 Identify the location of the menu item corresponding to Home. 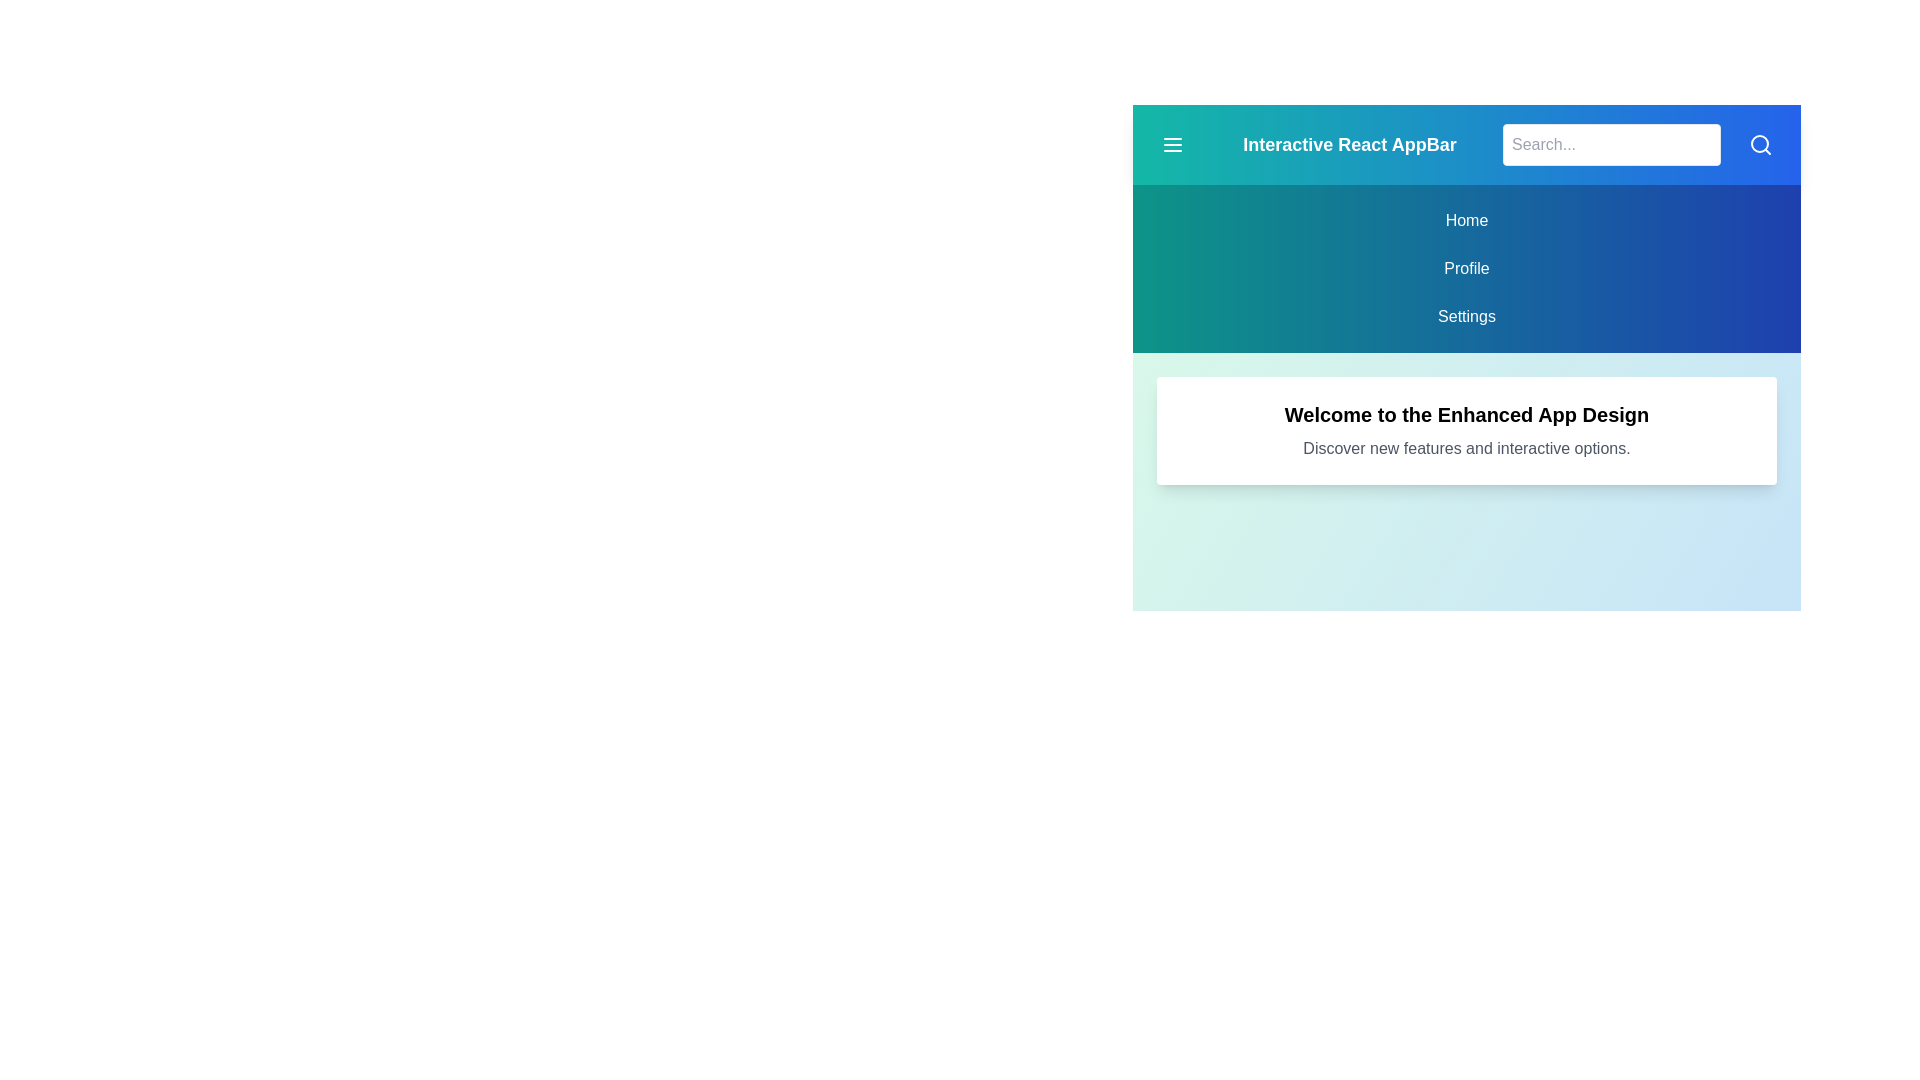
(1467, 220).